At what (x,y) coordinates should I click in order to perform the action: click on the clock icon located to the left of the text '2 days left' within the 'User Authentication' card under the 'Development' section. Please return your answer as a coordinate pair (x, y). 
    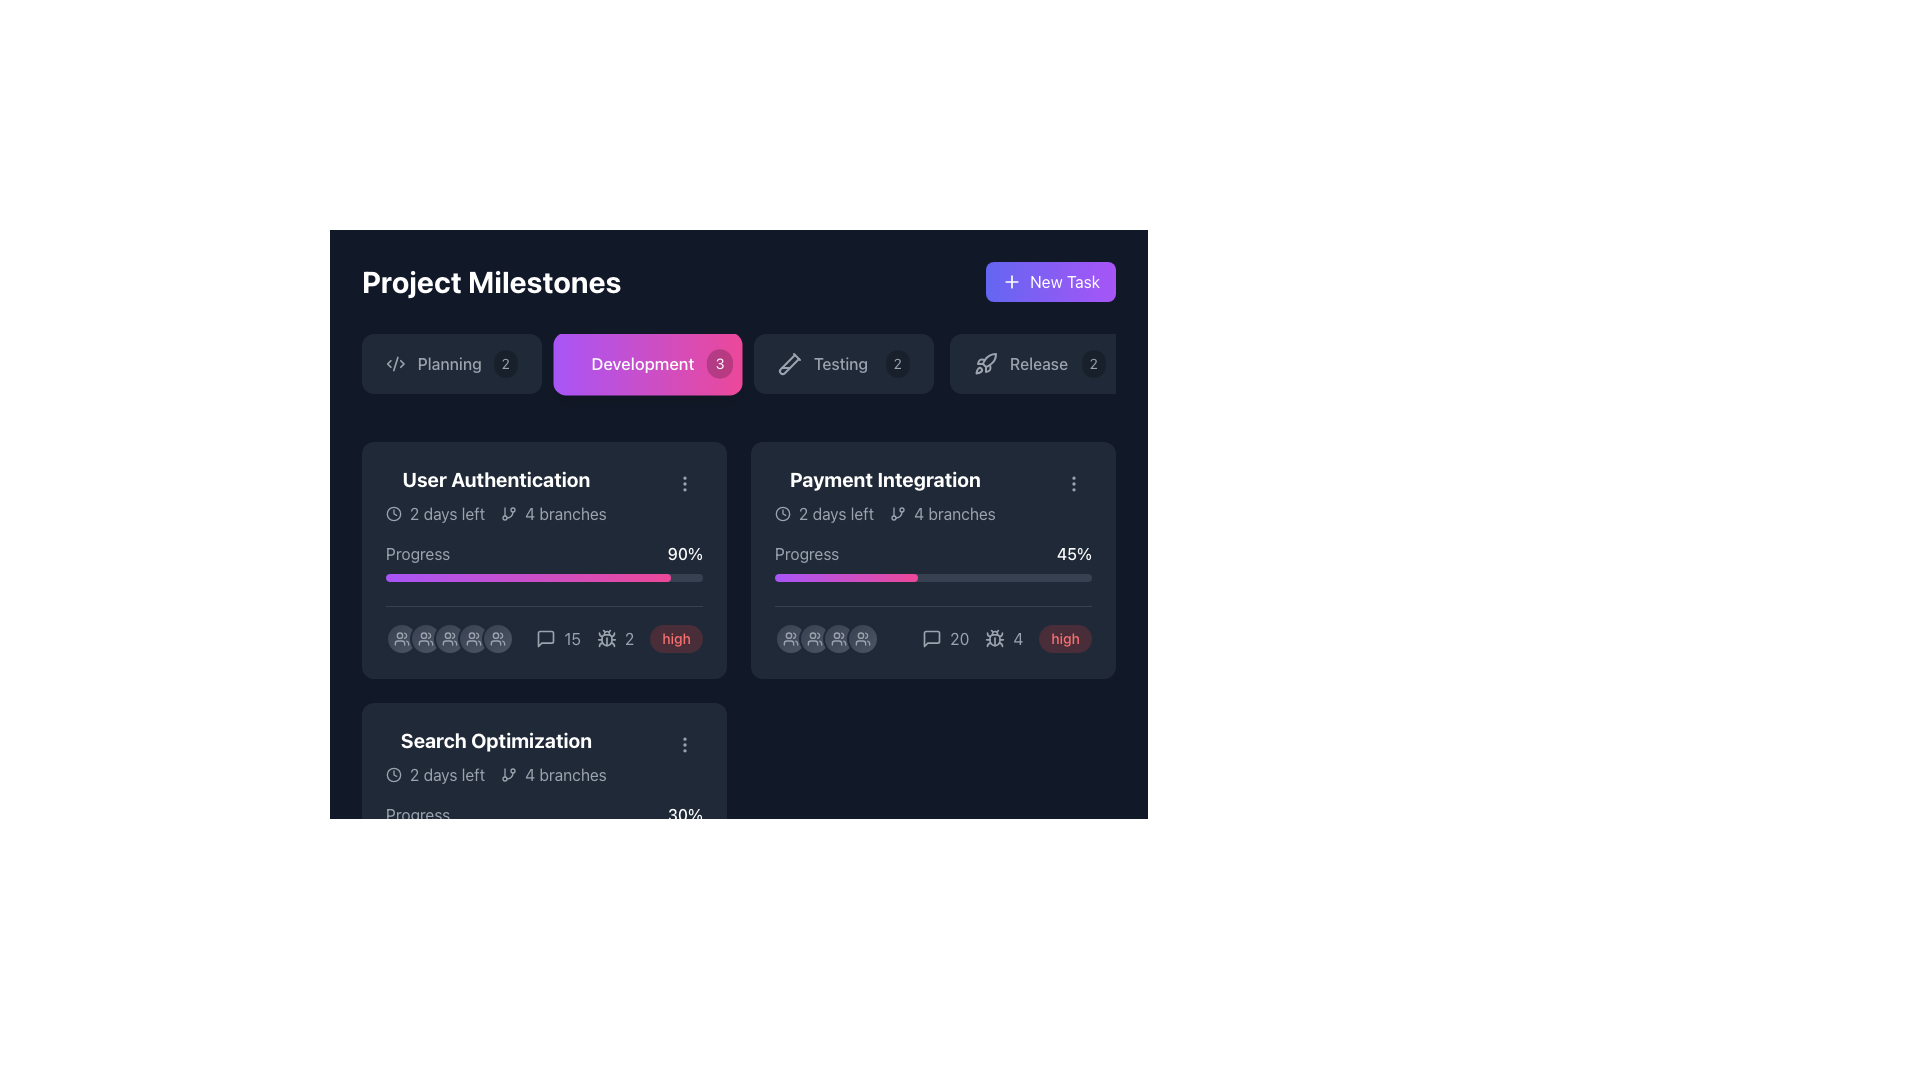
    Looking at the image, I should click on (393, 512).